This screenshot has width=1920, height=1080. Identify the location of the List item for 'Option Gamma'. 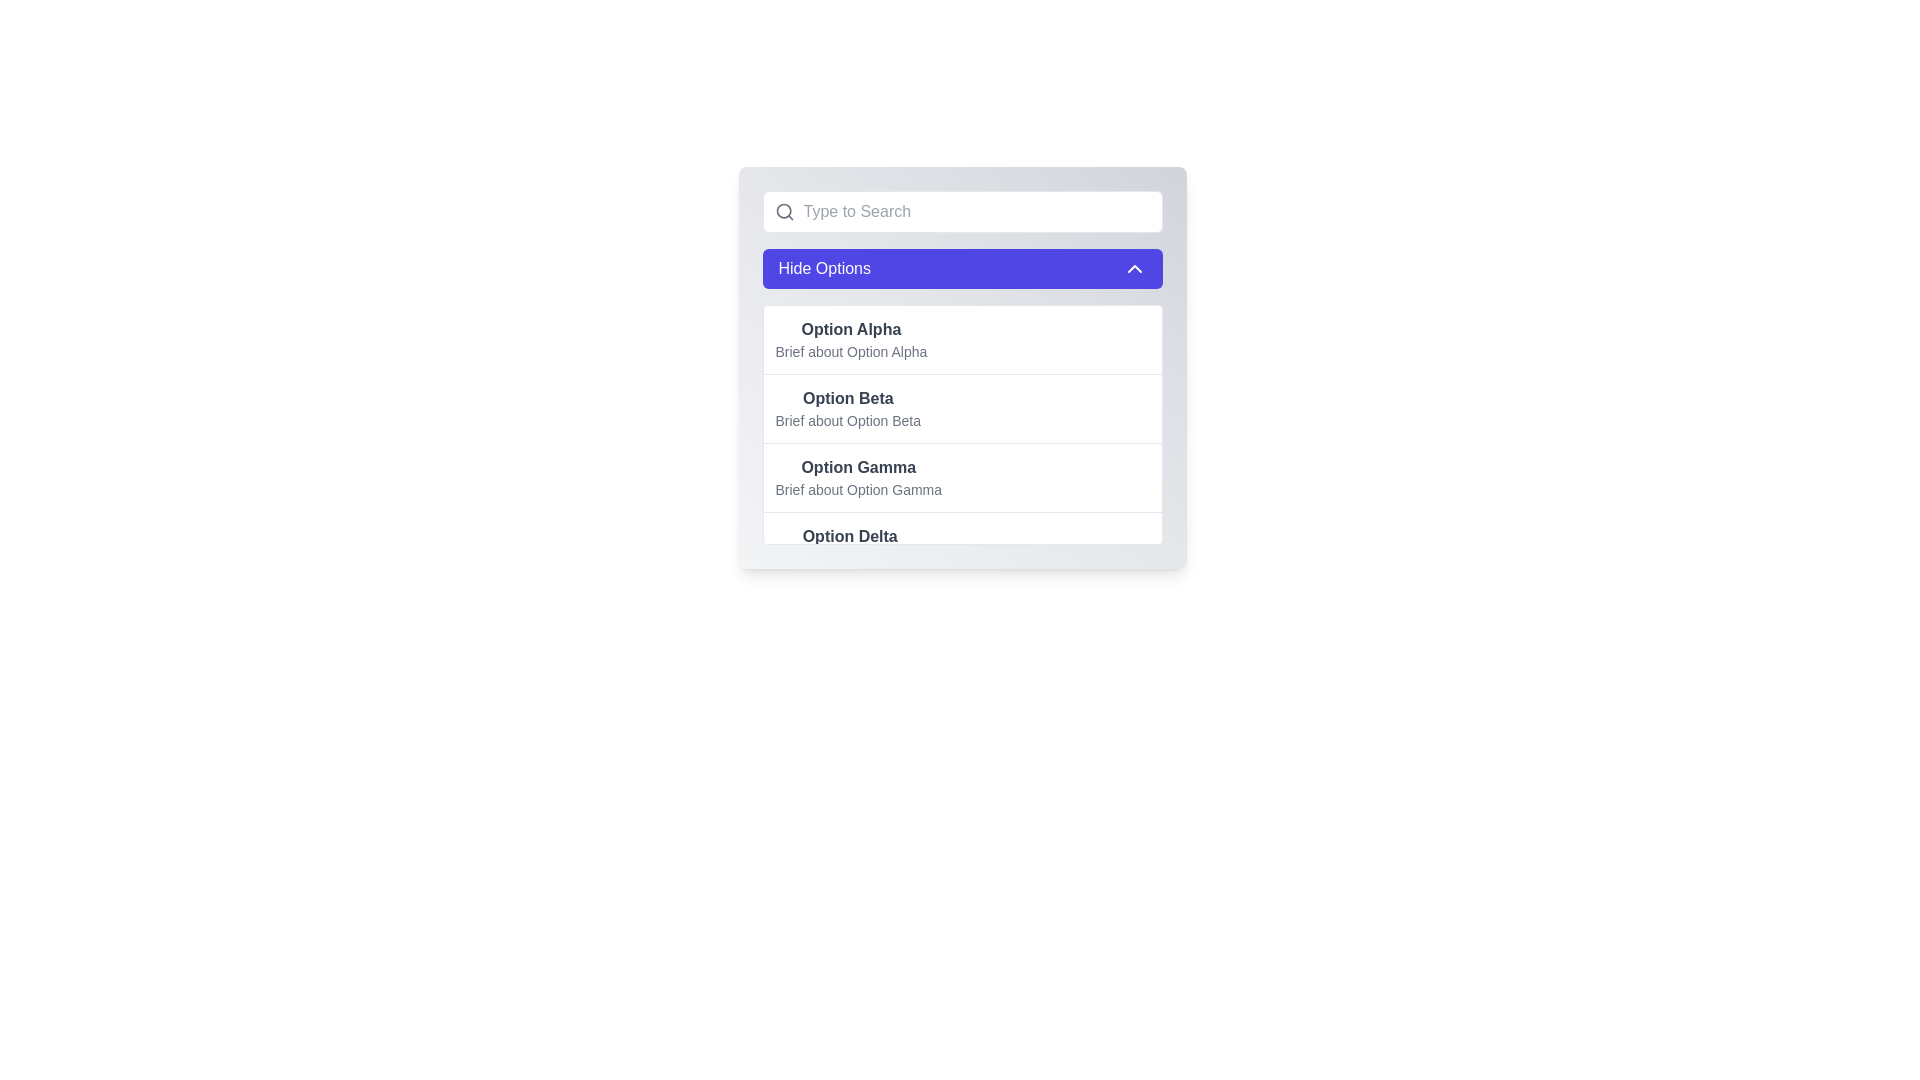
(858, 478).